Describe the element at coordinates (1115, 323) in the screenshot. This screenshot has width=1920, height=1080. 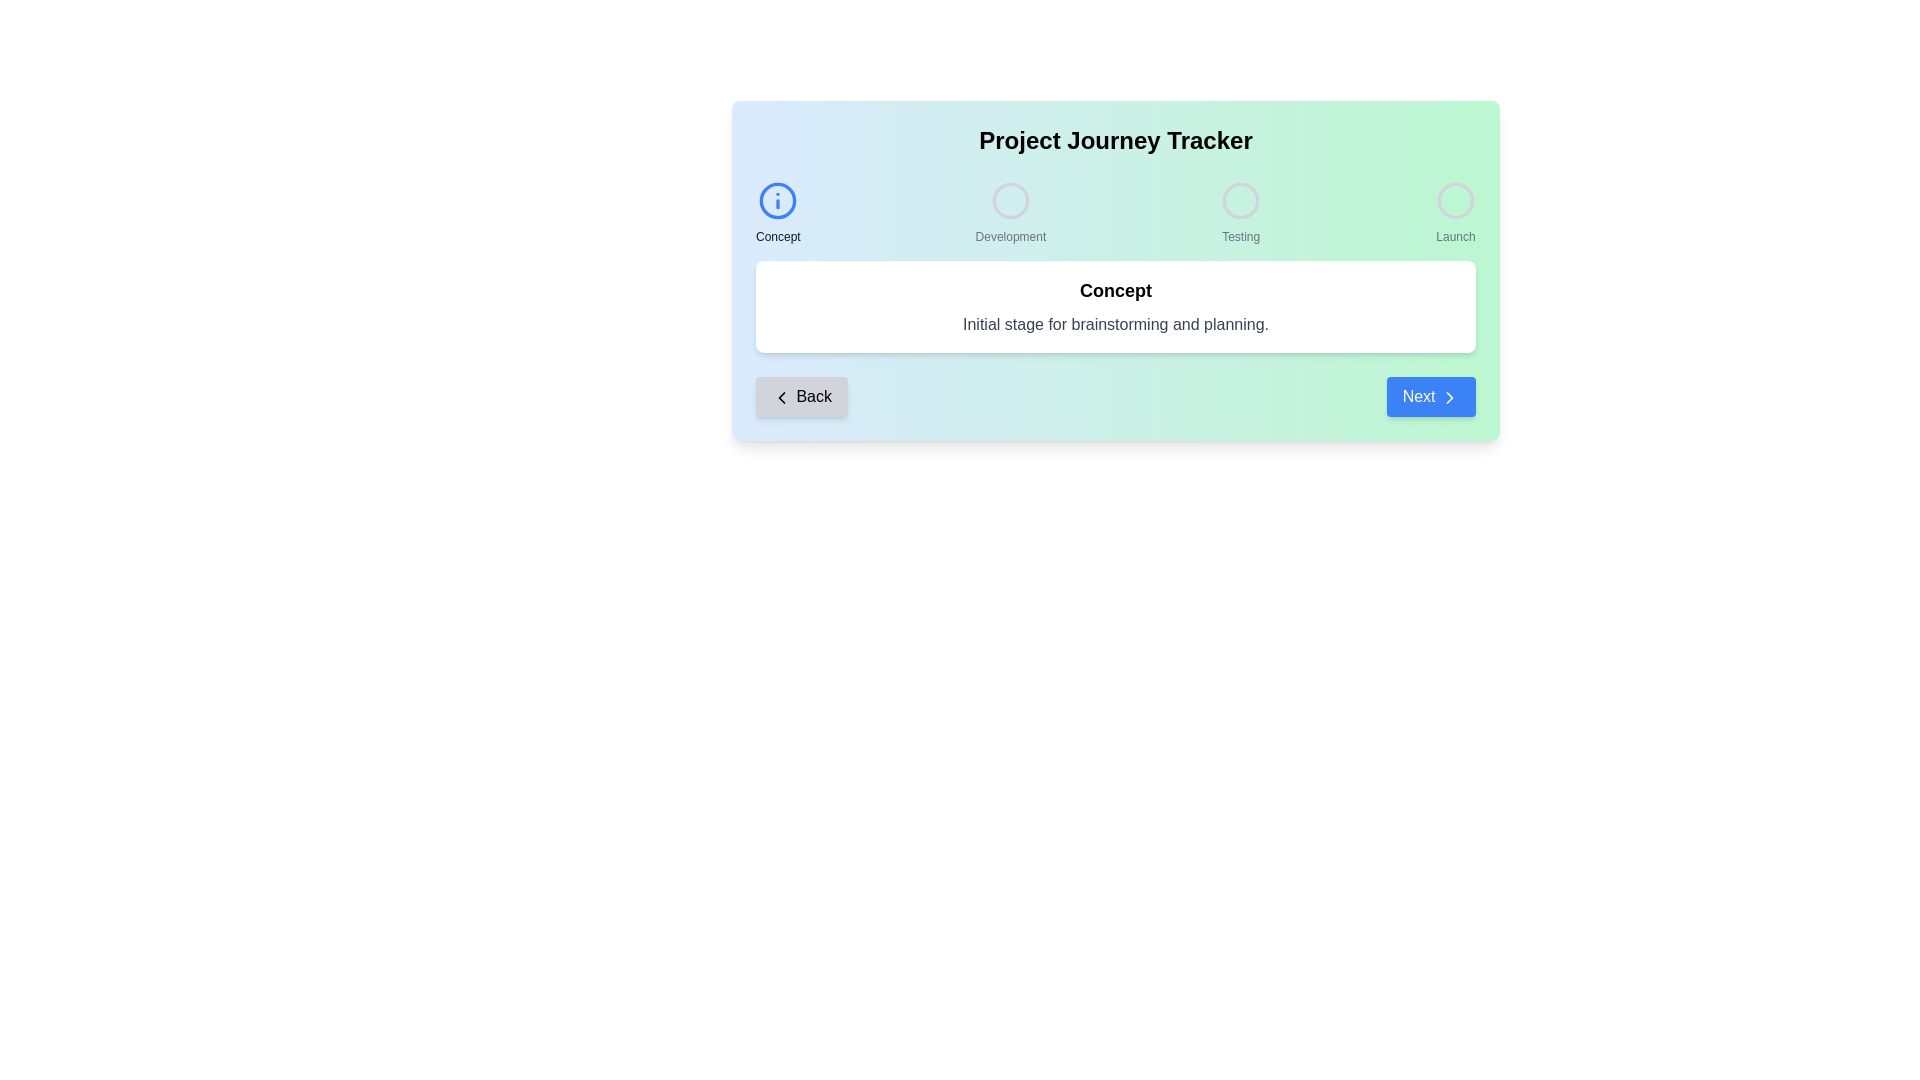
I see `the static text block that contains the content 'Initial stage for brainstorming and planning.', which is styled in gray and located below the bold header 'Concept'` at that location.